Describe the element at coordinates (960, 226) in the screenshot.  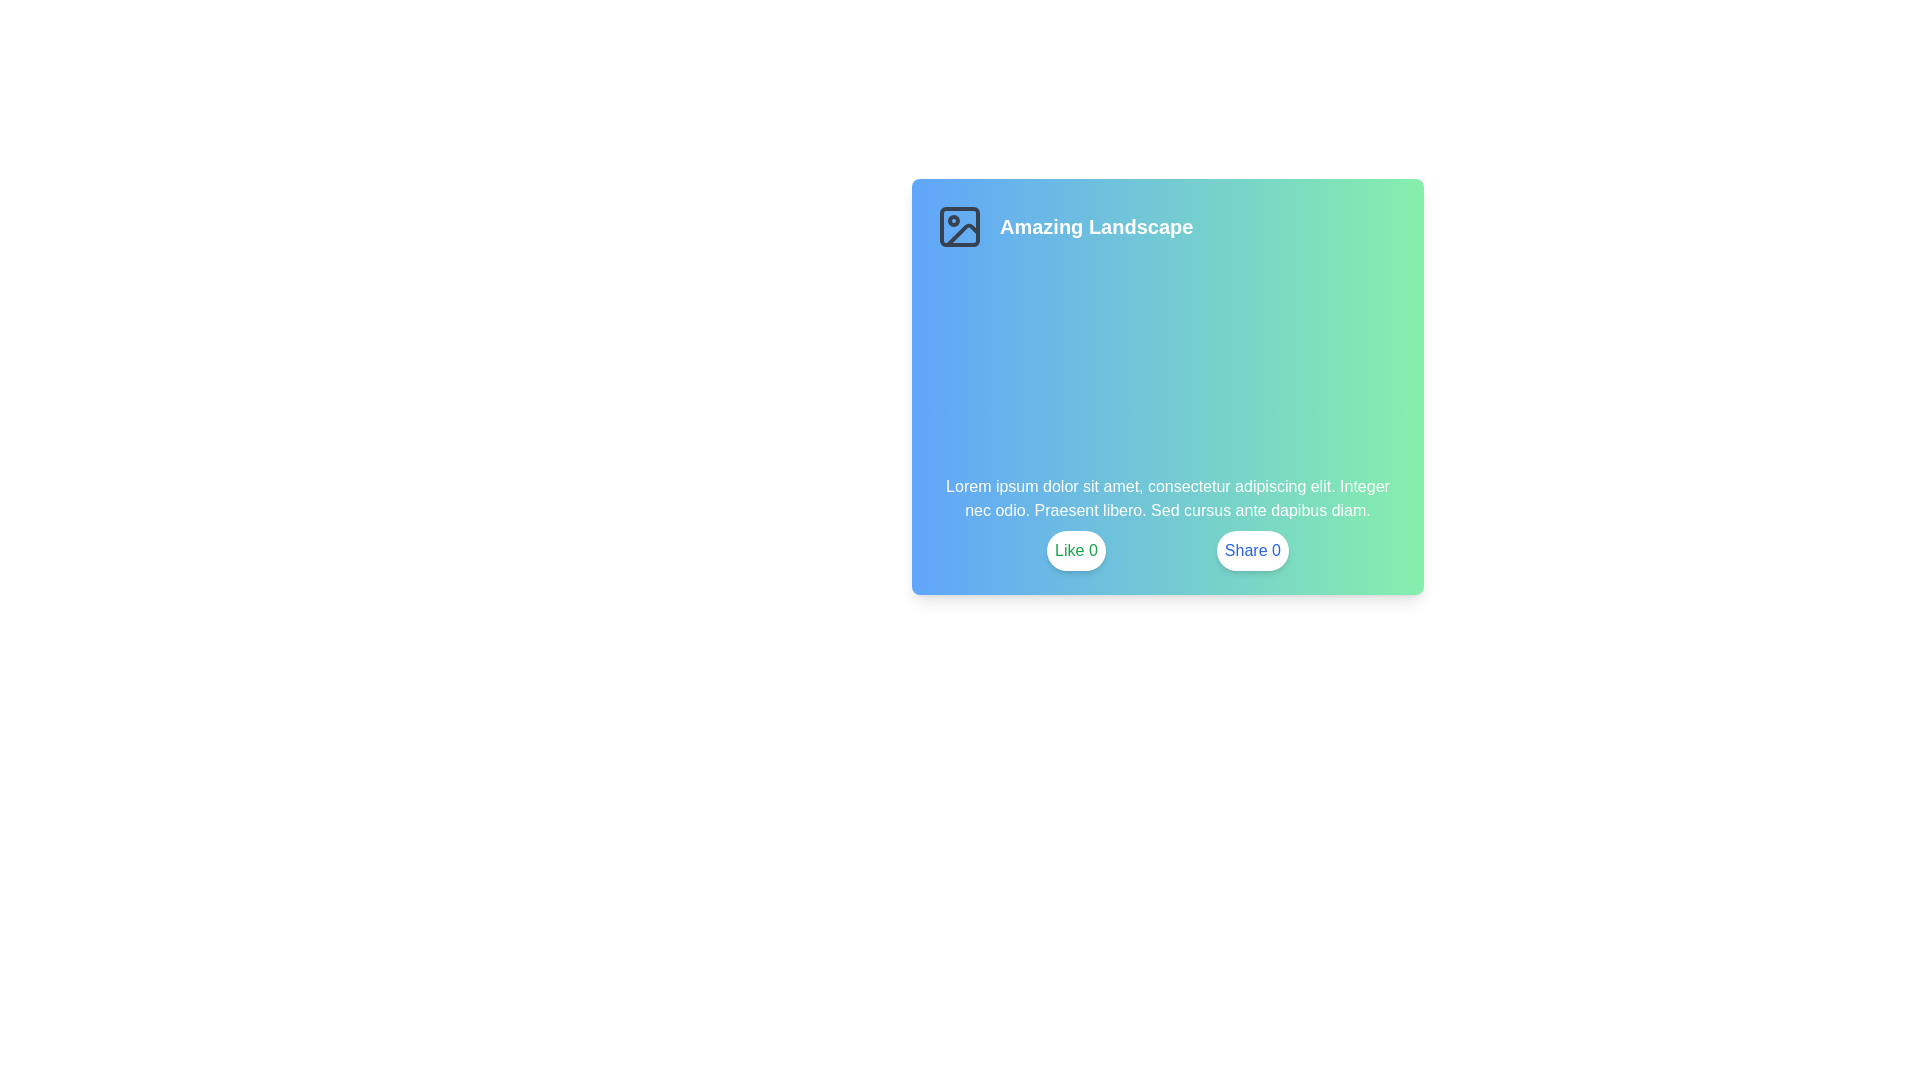
I see `the icon that resembles an image placeholder, which is a muted gray rectangle containing a circle and a diagonal line, located at the upper left corner of the section with the text 'Amazing Landscape'` at that location.